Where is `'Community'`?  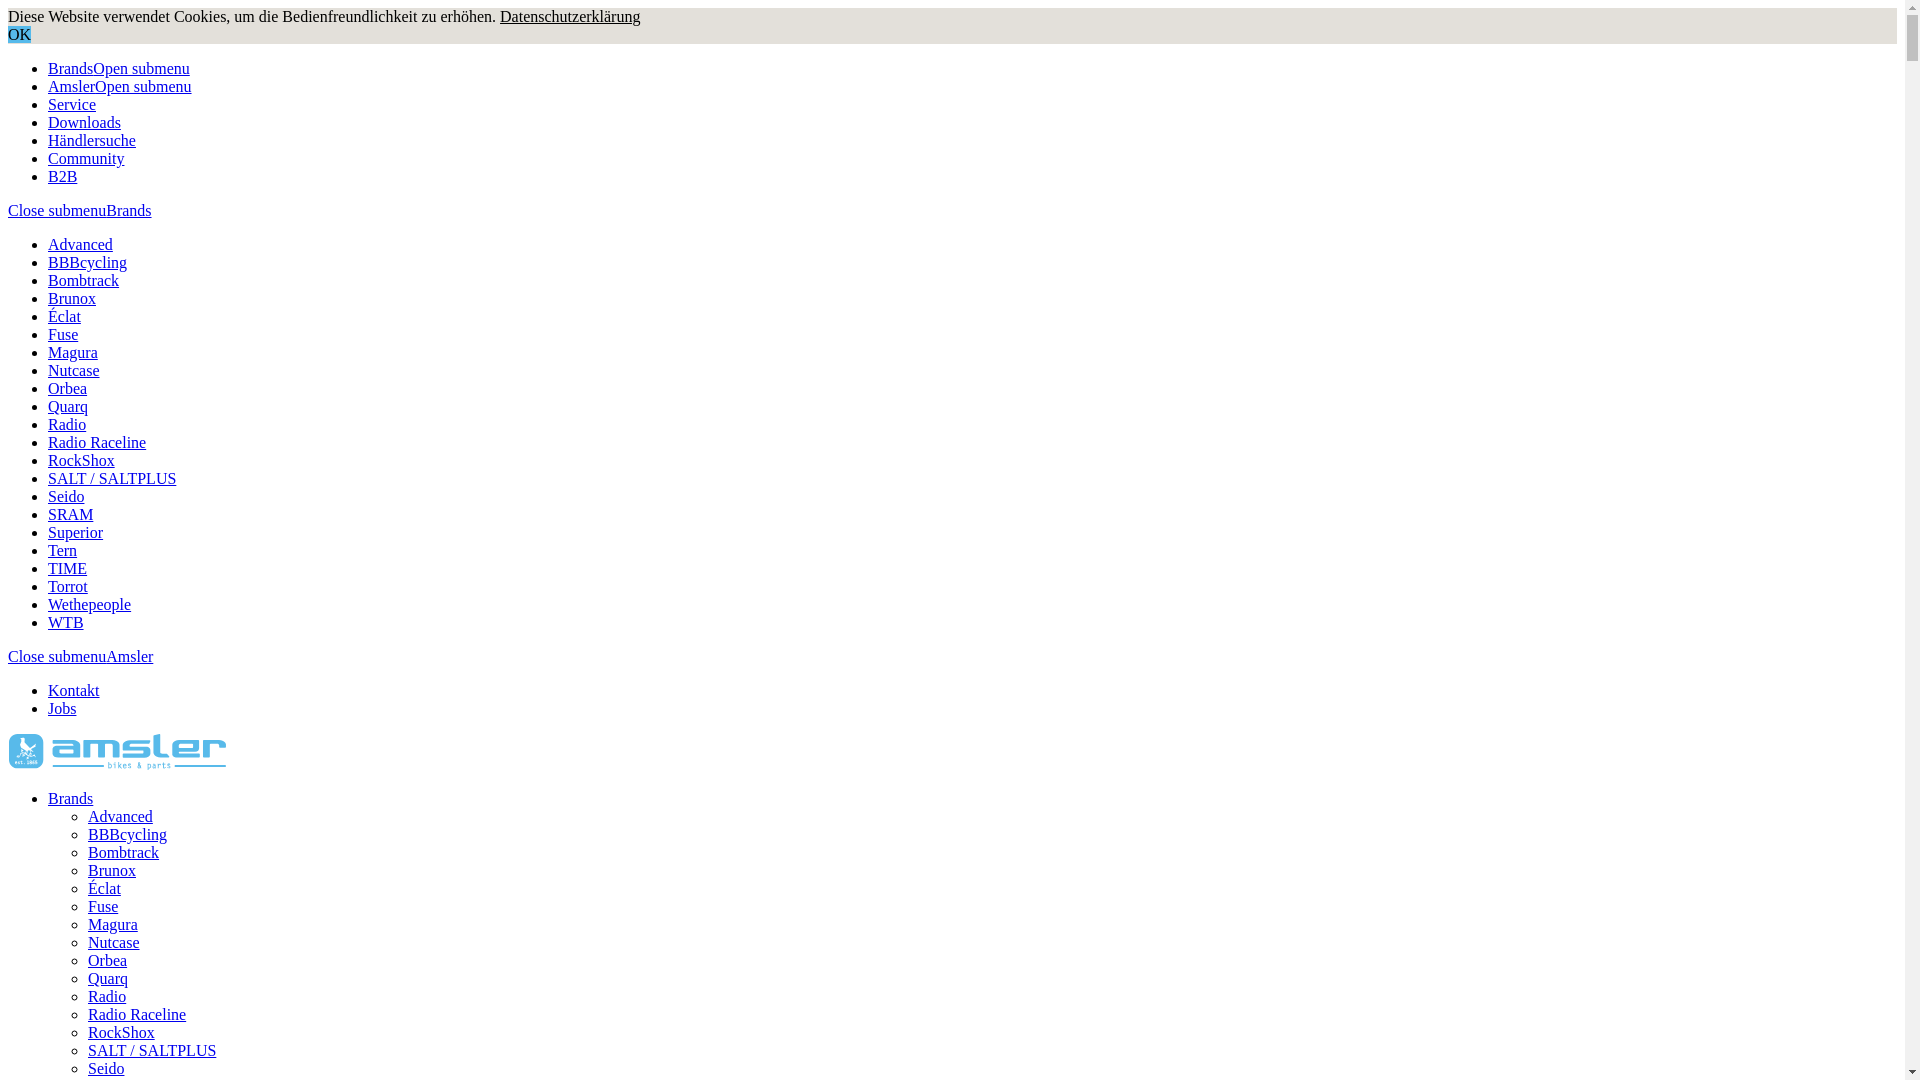 'Community' is located at coordinates (85, 157).